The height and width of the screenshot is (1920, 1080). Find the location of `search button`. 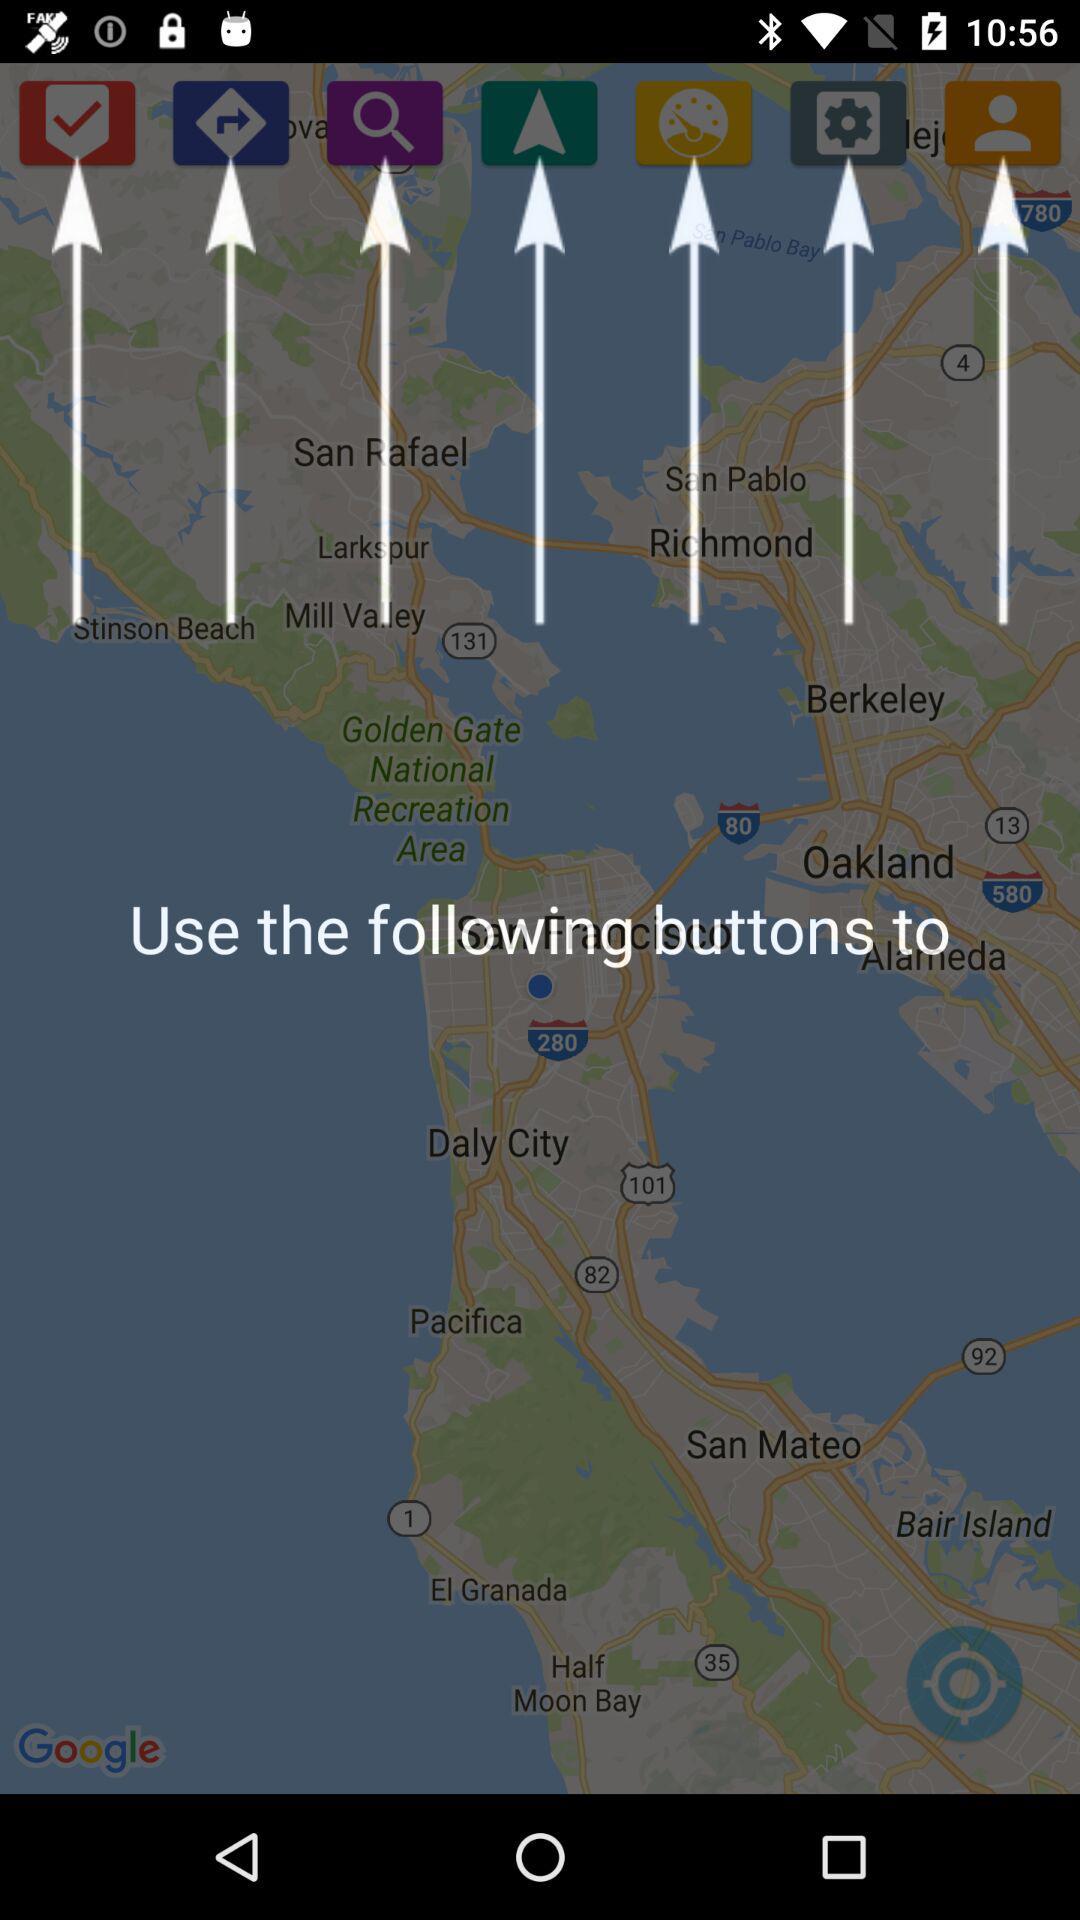

search button is located at coordinates (384, 121).